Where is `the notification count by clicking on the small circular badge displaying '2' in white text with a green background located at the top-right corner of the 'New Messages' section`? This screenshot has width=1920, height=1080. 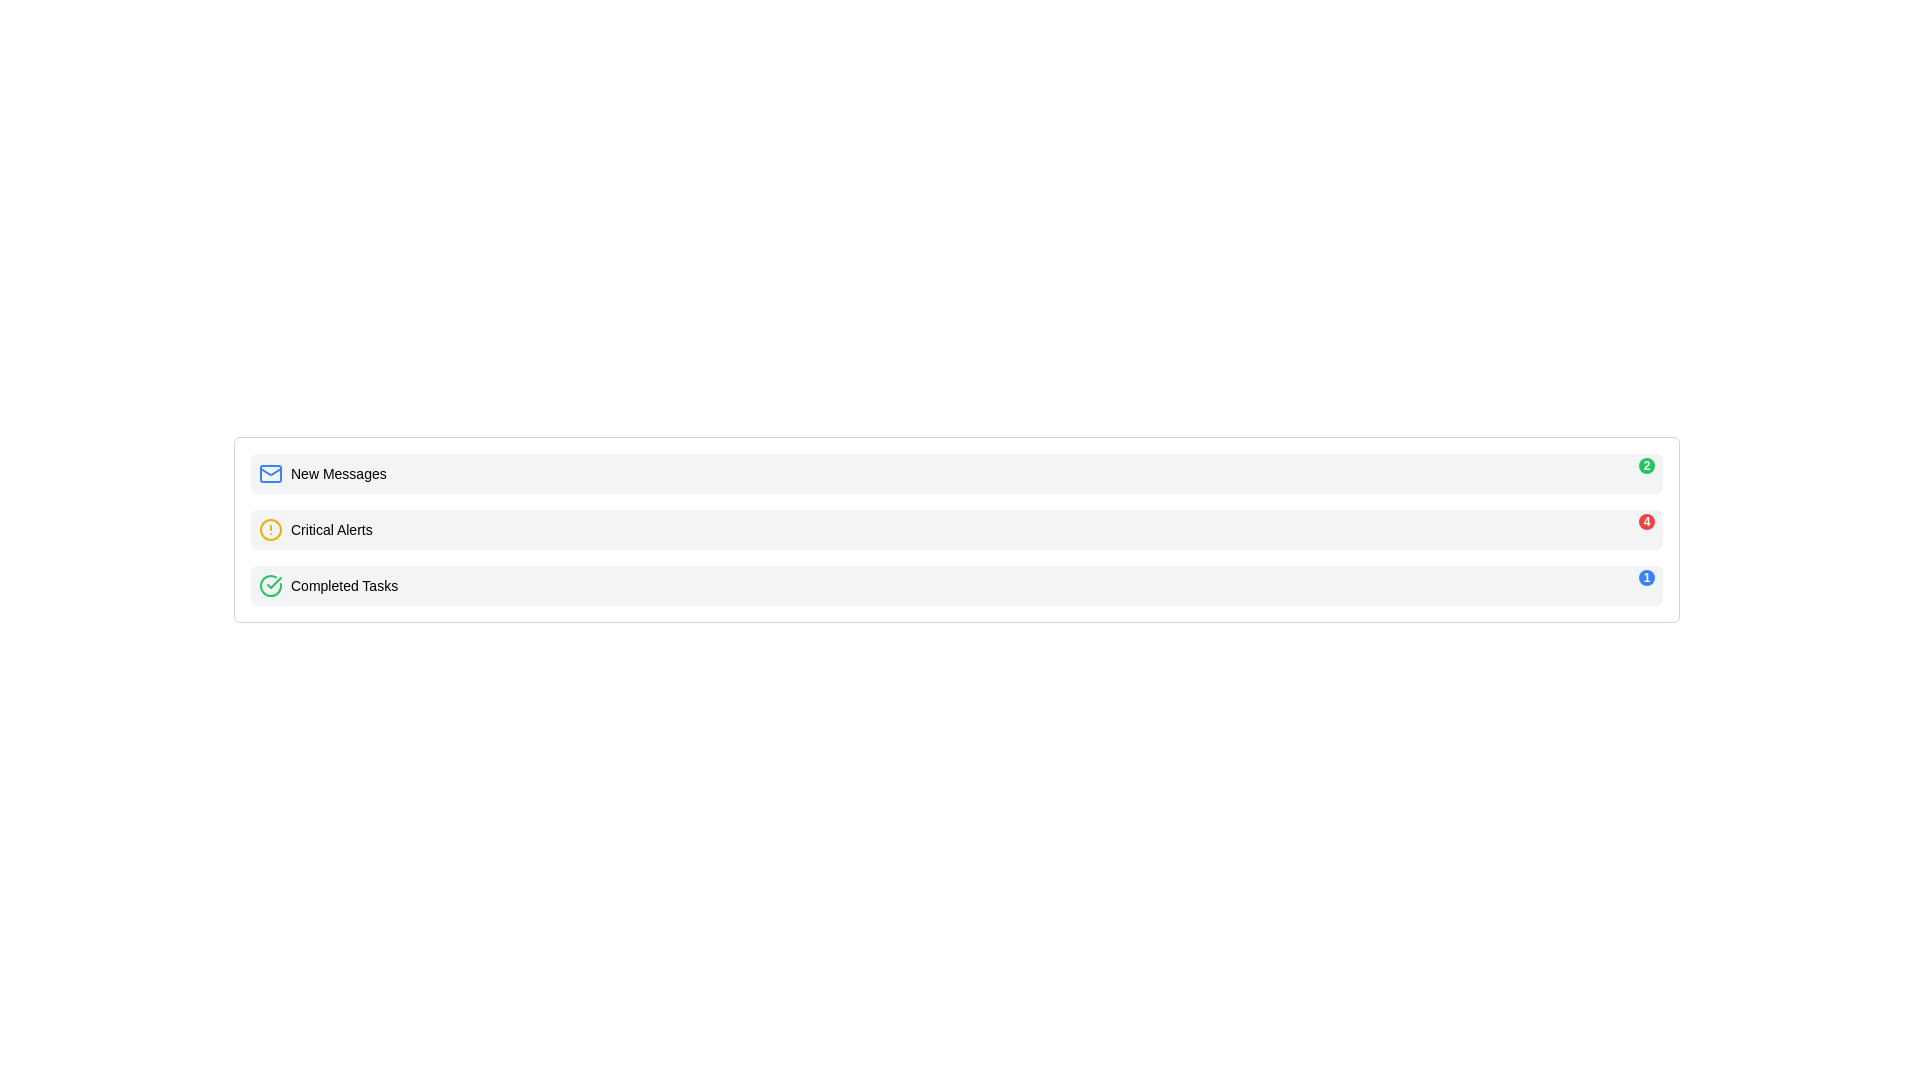 the notification count by clicking on the small circular badge displaying '2' in white text with a green background located at the top-right corner of the 'New Messages' section is located at coordinates (1646, 467).